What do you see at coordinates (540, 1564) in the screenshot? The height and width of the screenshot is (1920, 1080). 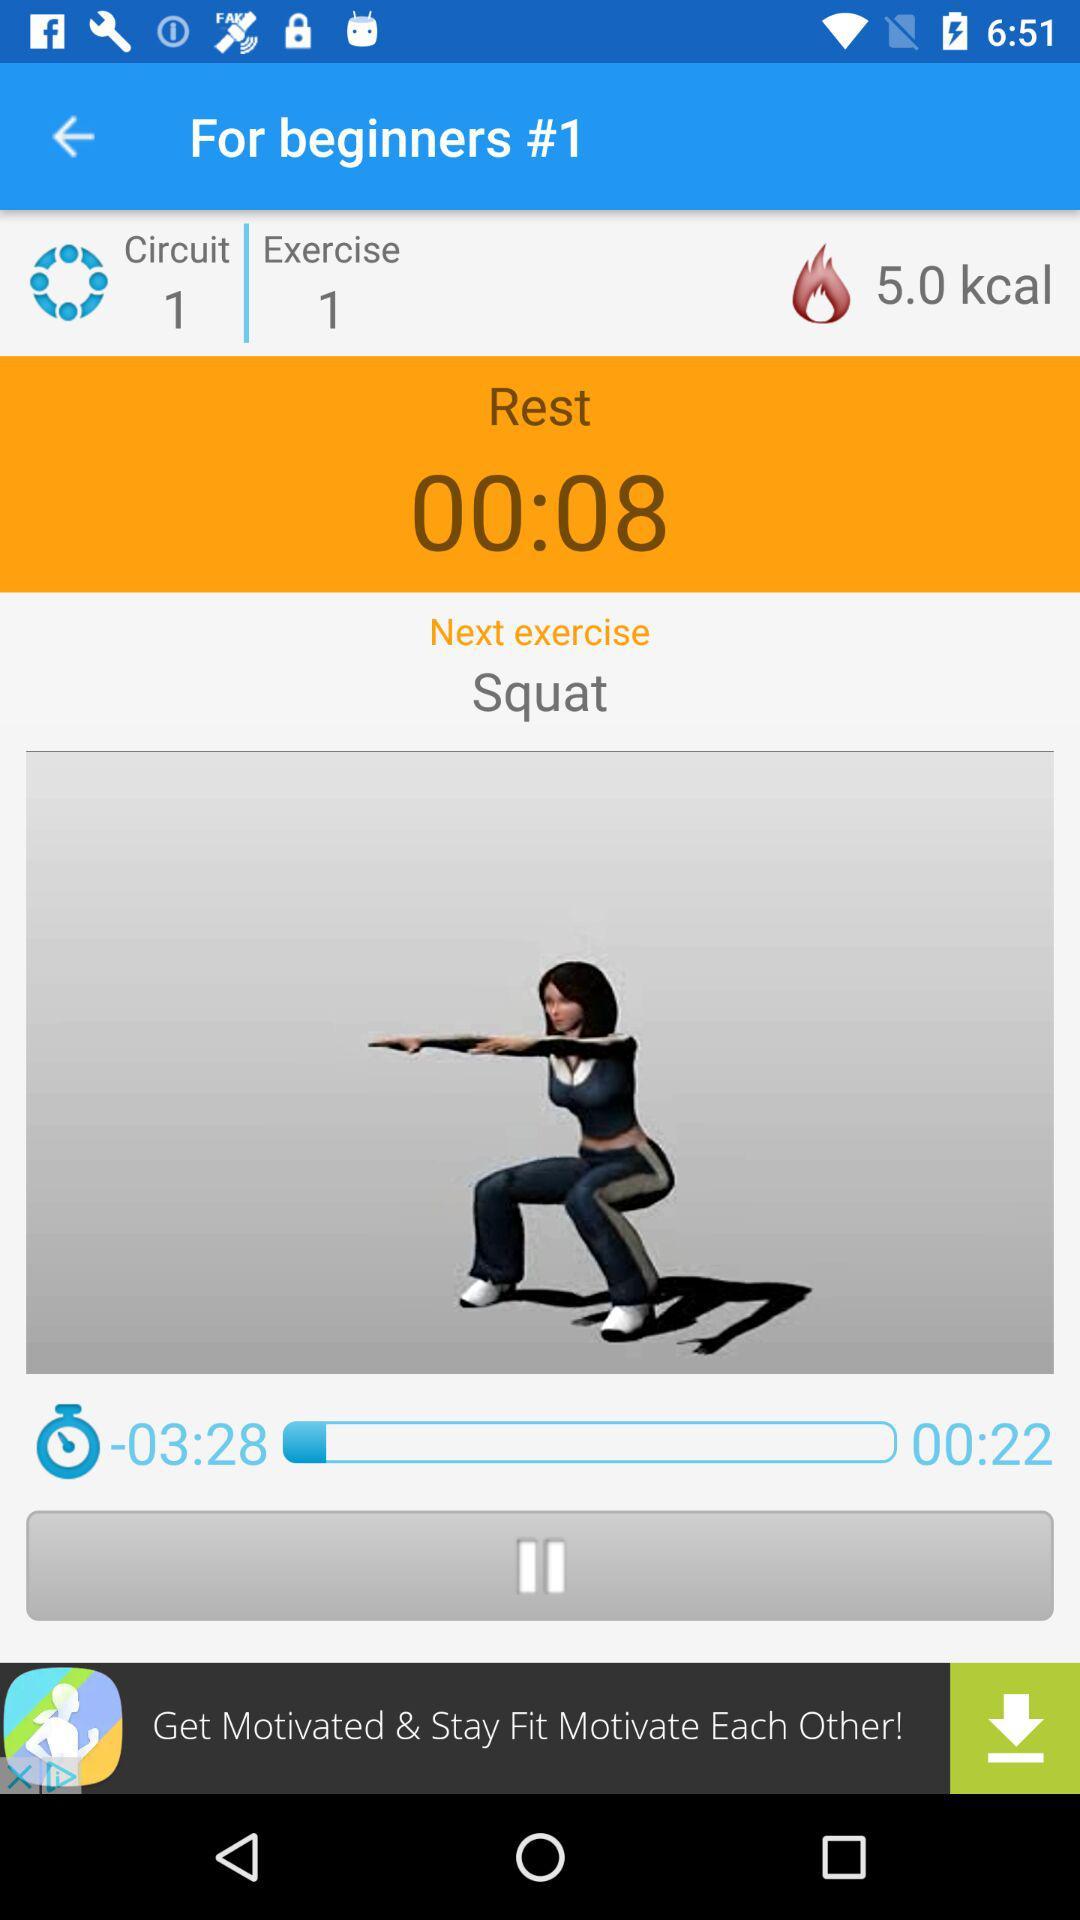 I see `pause opion` at bounding box center [540, 1564].